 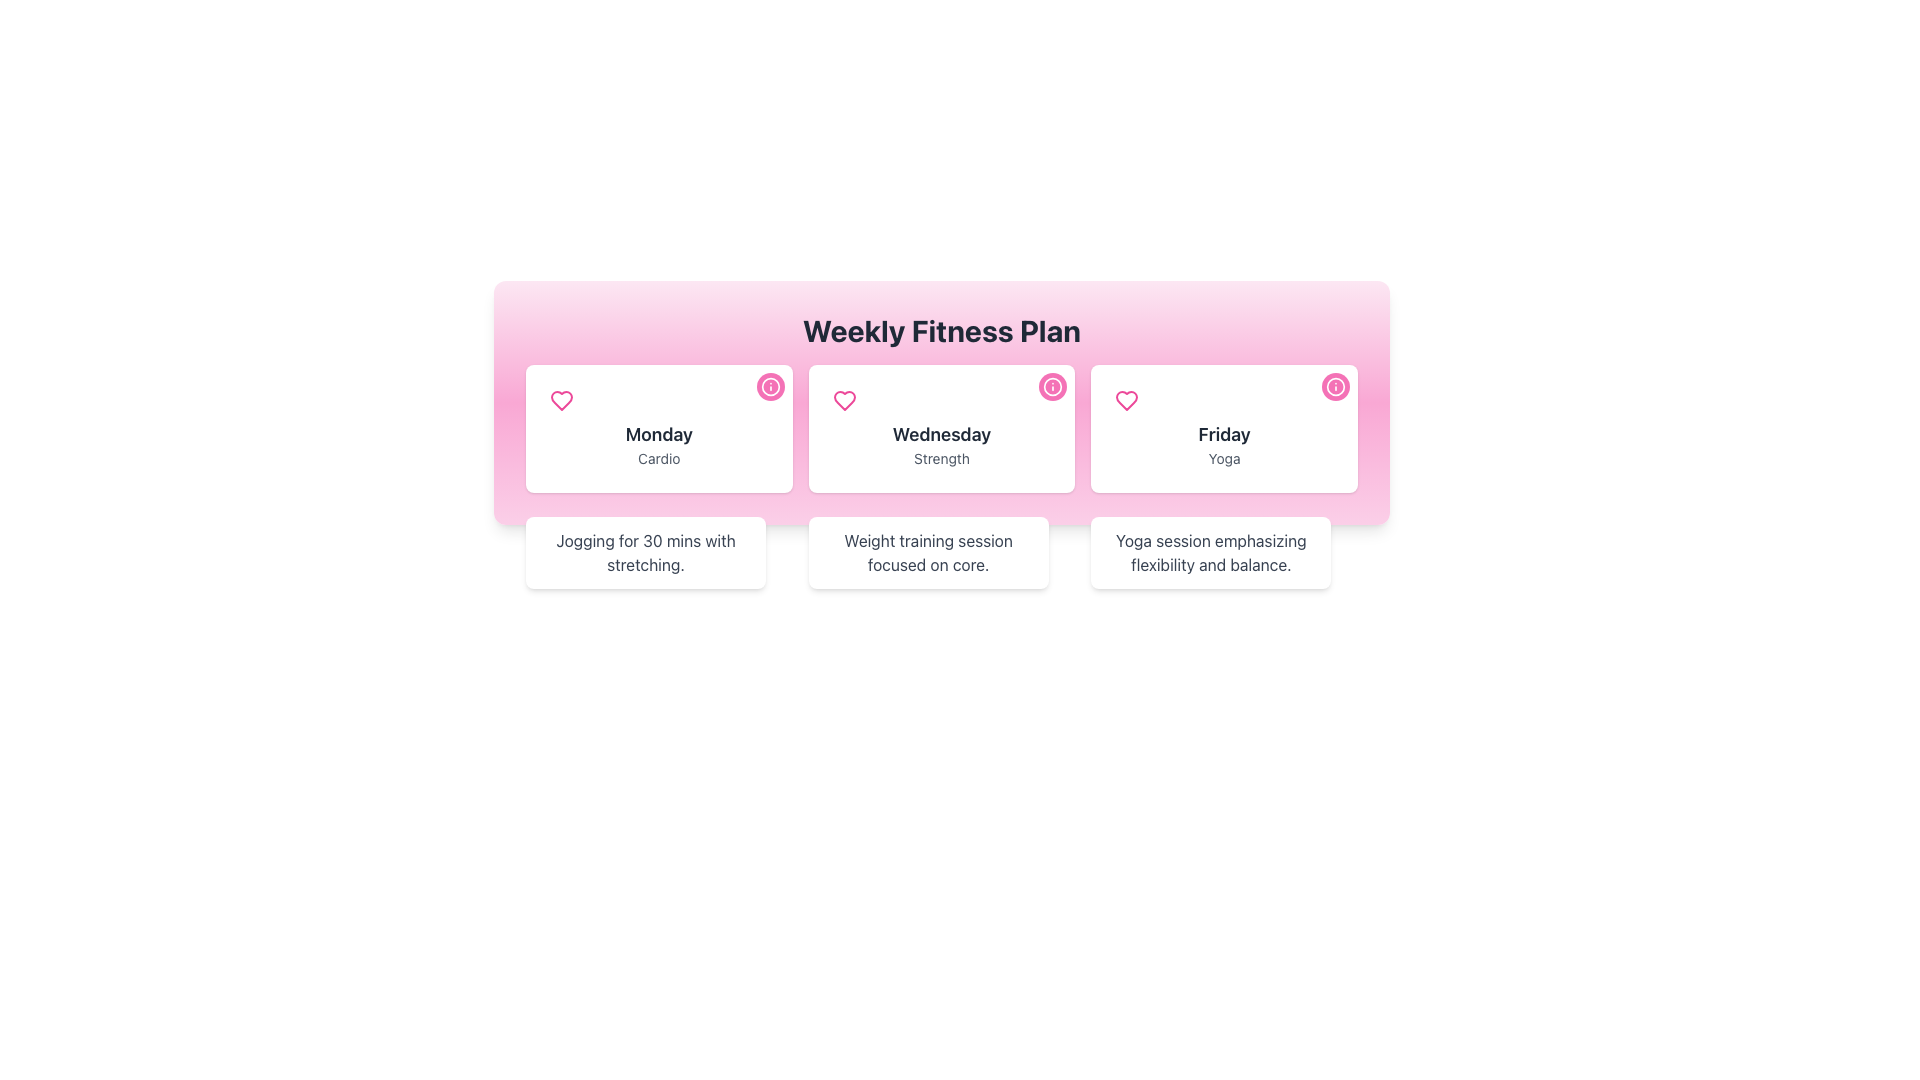 What do you see at coordinates (1335, 386) in the screenshot?
I see `the circular pink button with a white information icon located at the top-right corner of the 'Friday' card in the 'Weekly Fitness Plan' section` at bounding box center [1335, 386].